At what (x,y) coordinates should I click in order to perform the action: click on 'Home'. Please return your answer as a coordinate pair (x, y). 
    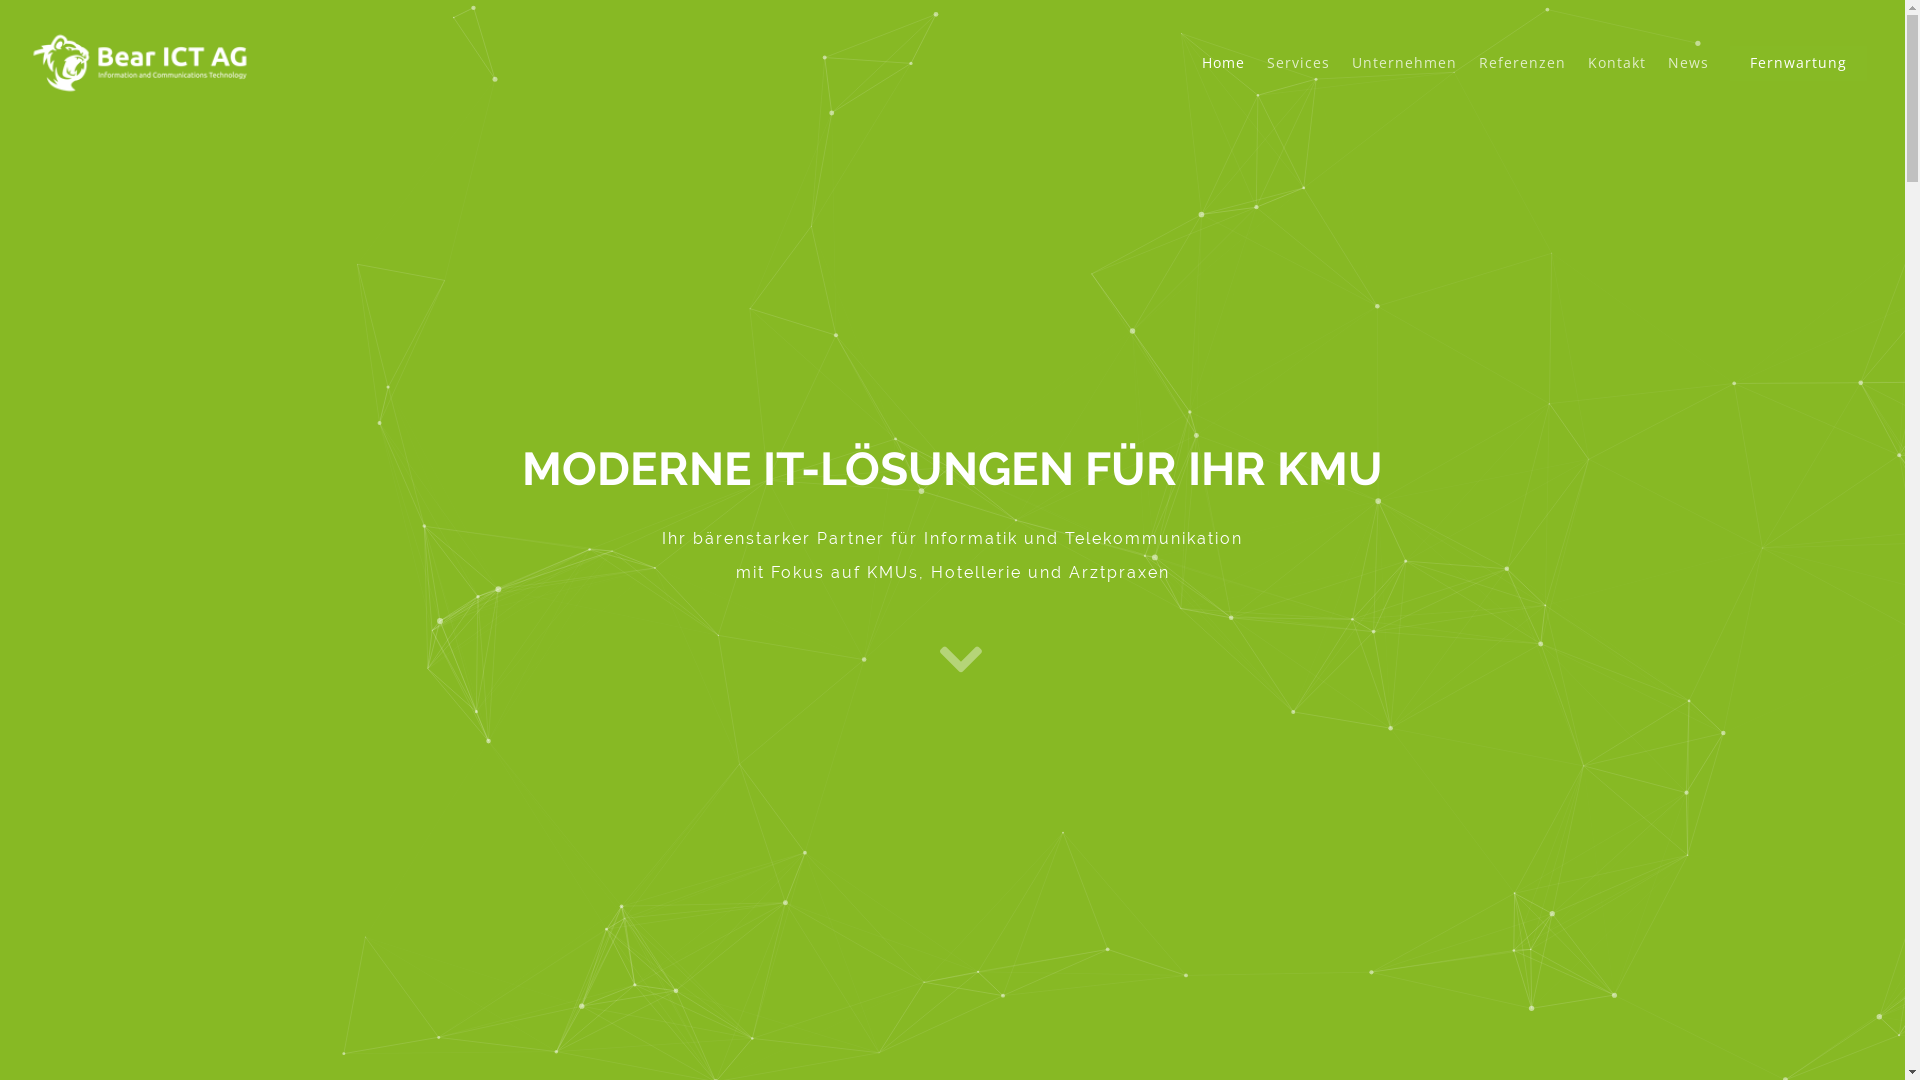
    Looking at the image, I should click on (1222, 76).